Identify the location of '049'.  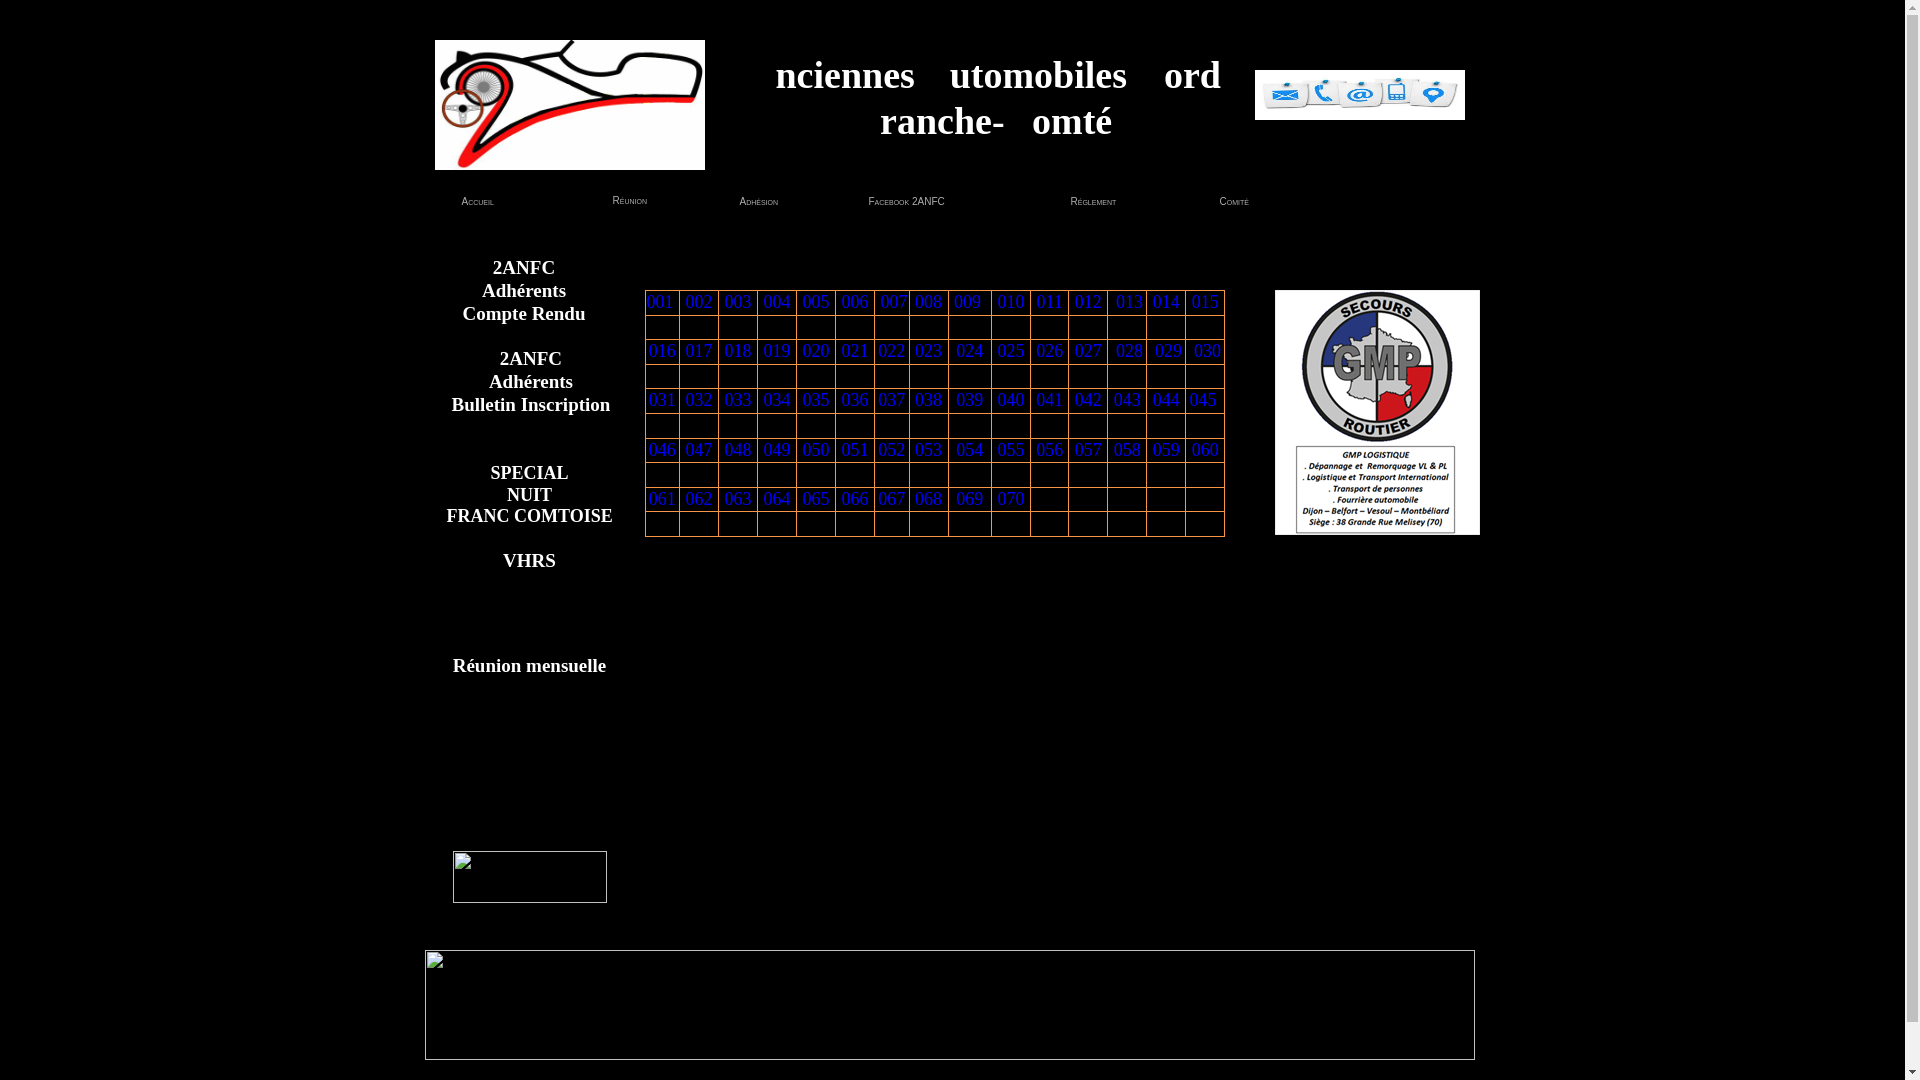
(776, 450).